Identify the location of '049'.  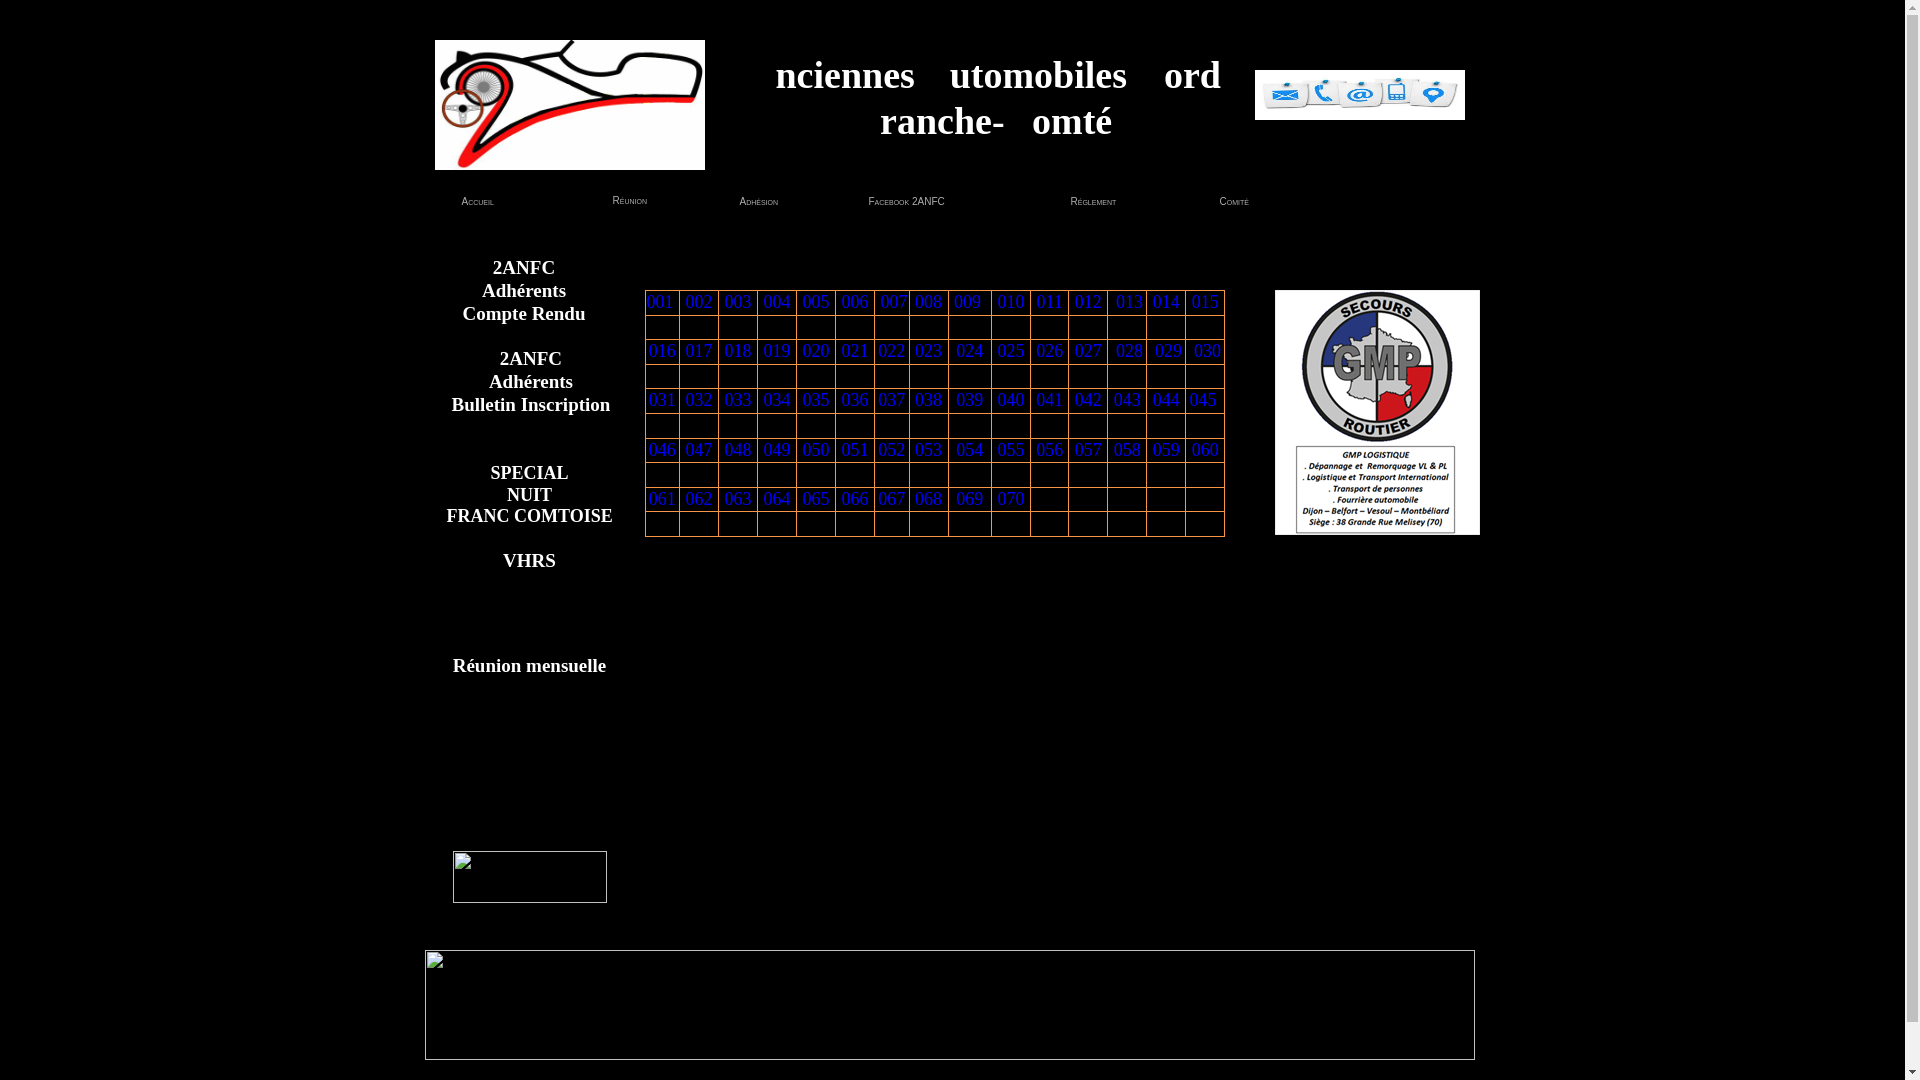
(776, 450).